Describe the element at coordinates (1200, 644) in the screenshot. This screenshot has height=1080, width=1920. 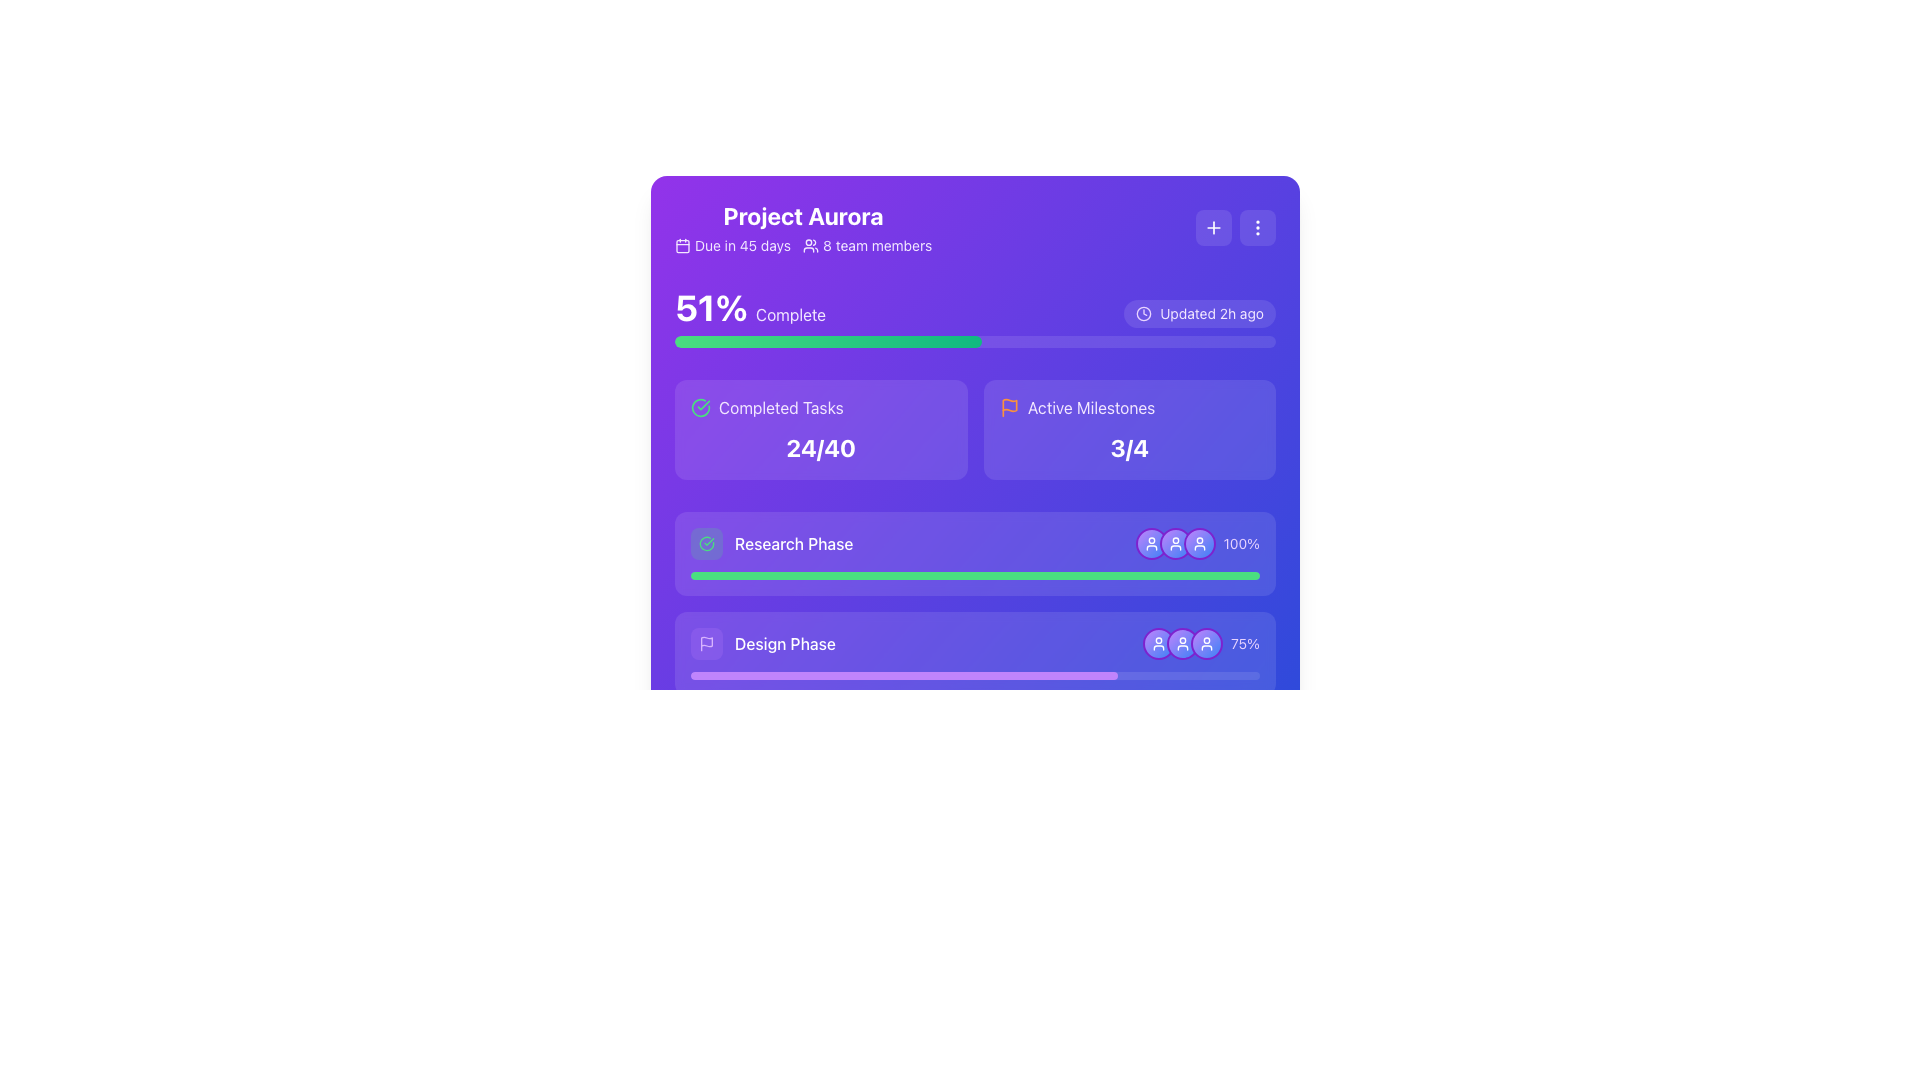
I see `the progress percentage text label indicating the 'Design Phase', located in the bottom-right corner of the 'Design Phase' area, to the right of the three adjacent user icons` at that location.